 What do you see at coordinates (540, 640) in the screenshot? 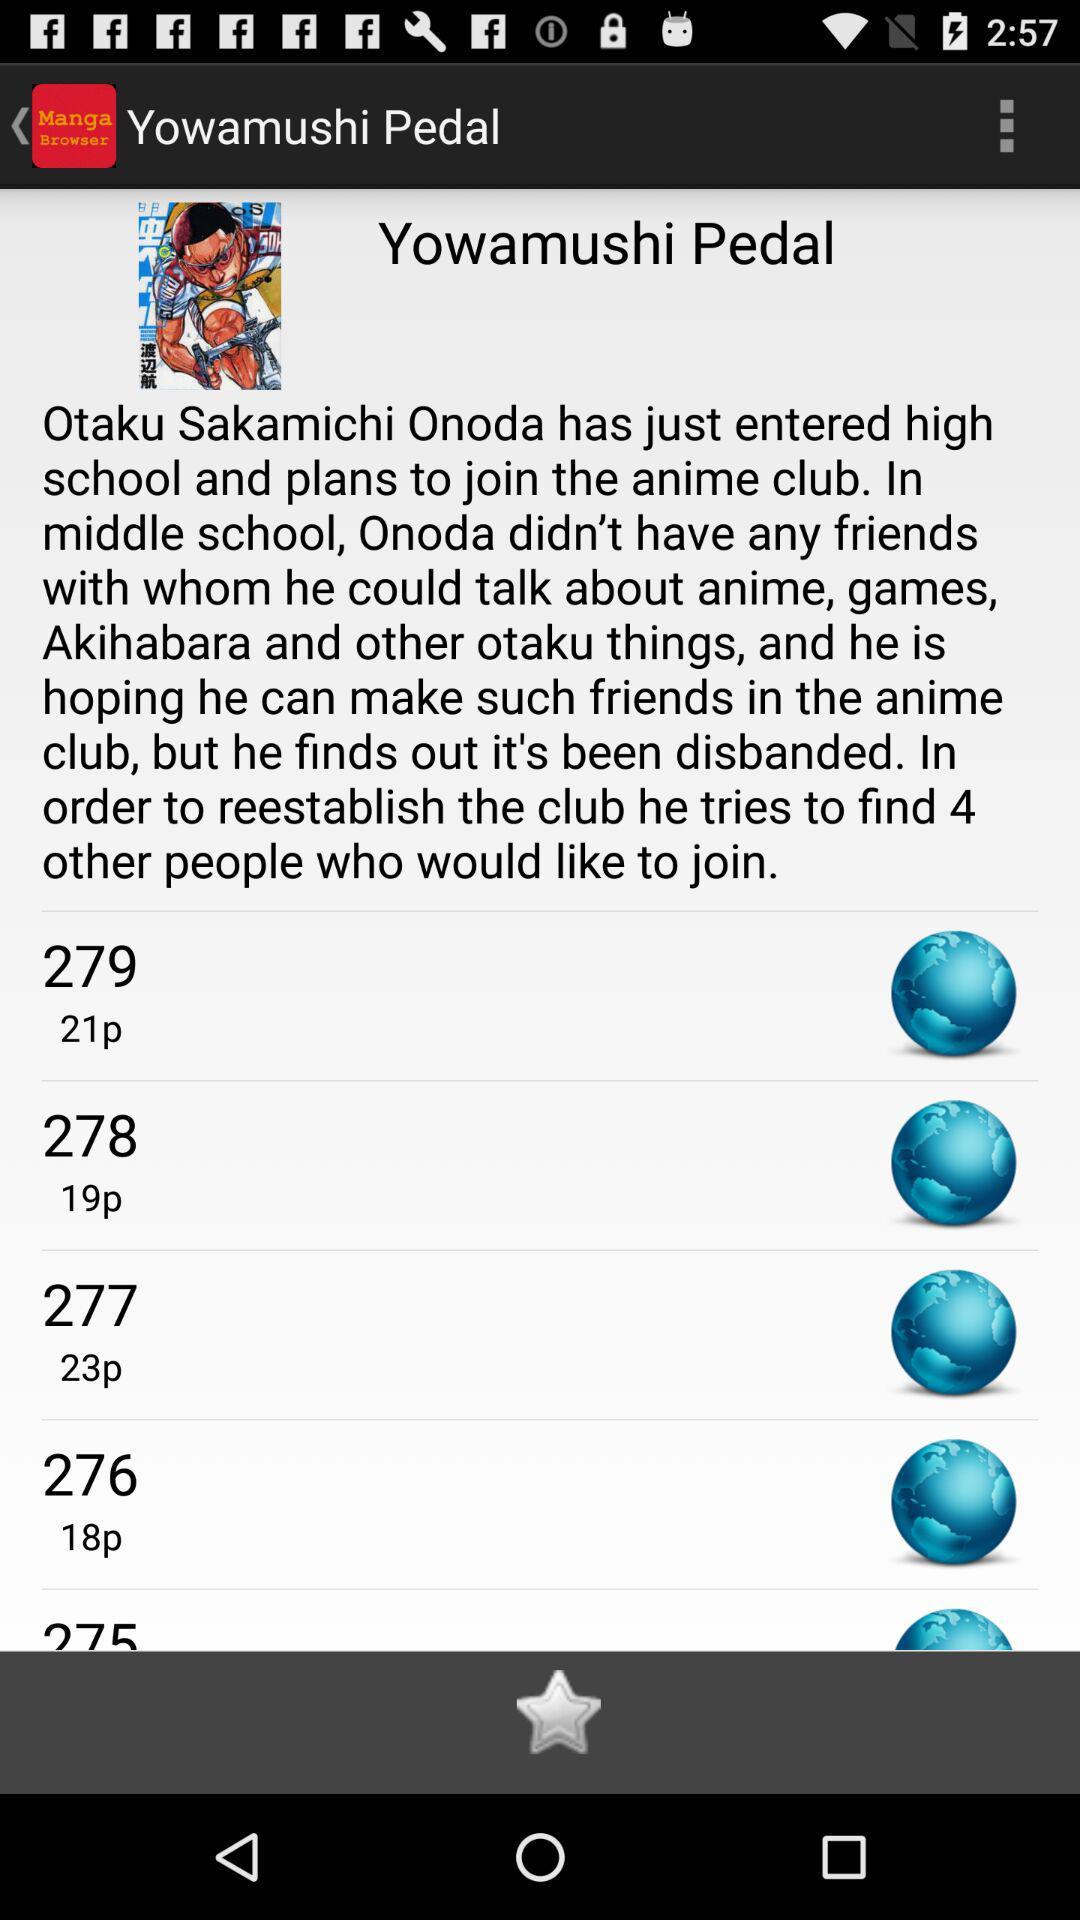
I see `otaku sakamichi onoda app` at bounding box center [540, 640].